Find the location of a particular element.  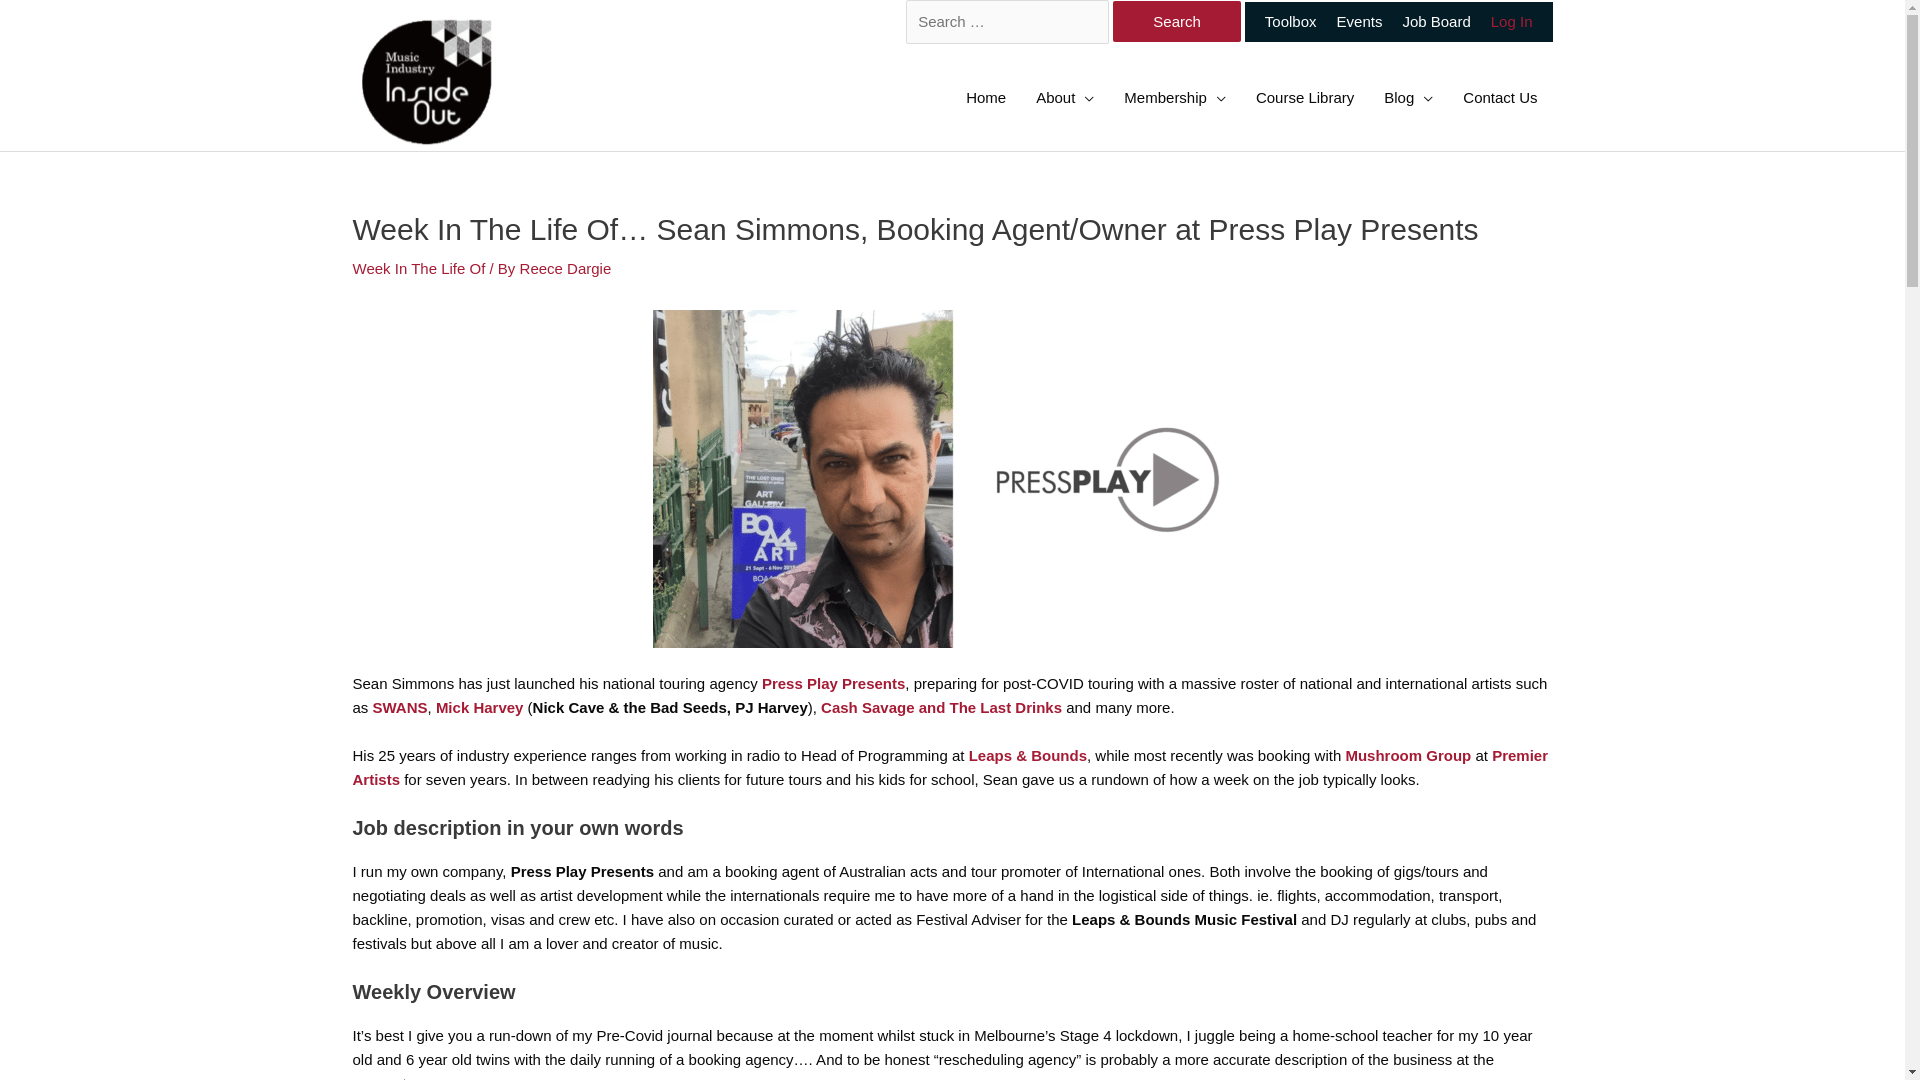

'Membership' is located at coordinates (1175, 97).